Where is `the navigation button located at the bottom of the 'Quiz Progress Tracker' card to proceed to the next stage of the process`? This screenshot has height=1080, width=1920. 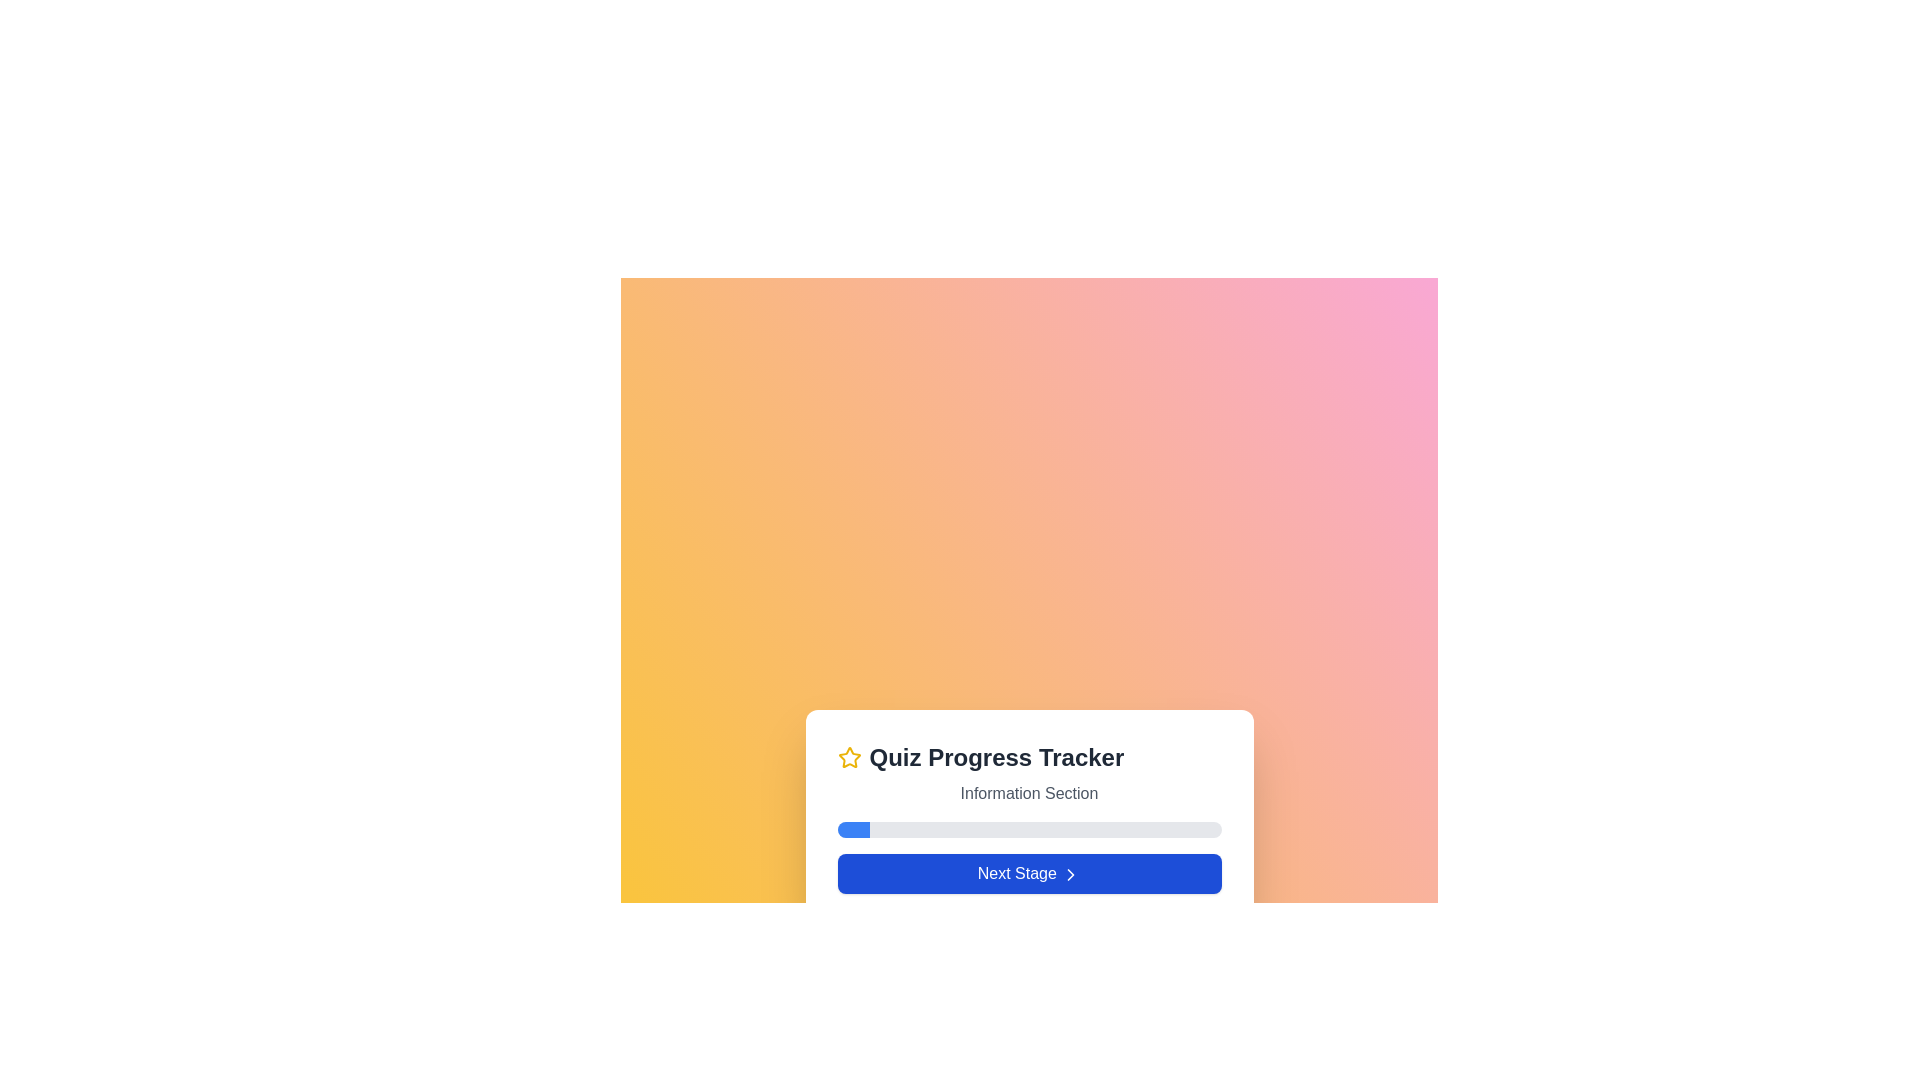
the navigation button located at the bottom of the 'Quiz Progress Tracker' card to proceed to the next stage of the process is located at coordinates (1029, 873).